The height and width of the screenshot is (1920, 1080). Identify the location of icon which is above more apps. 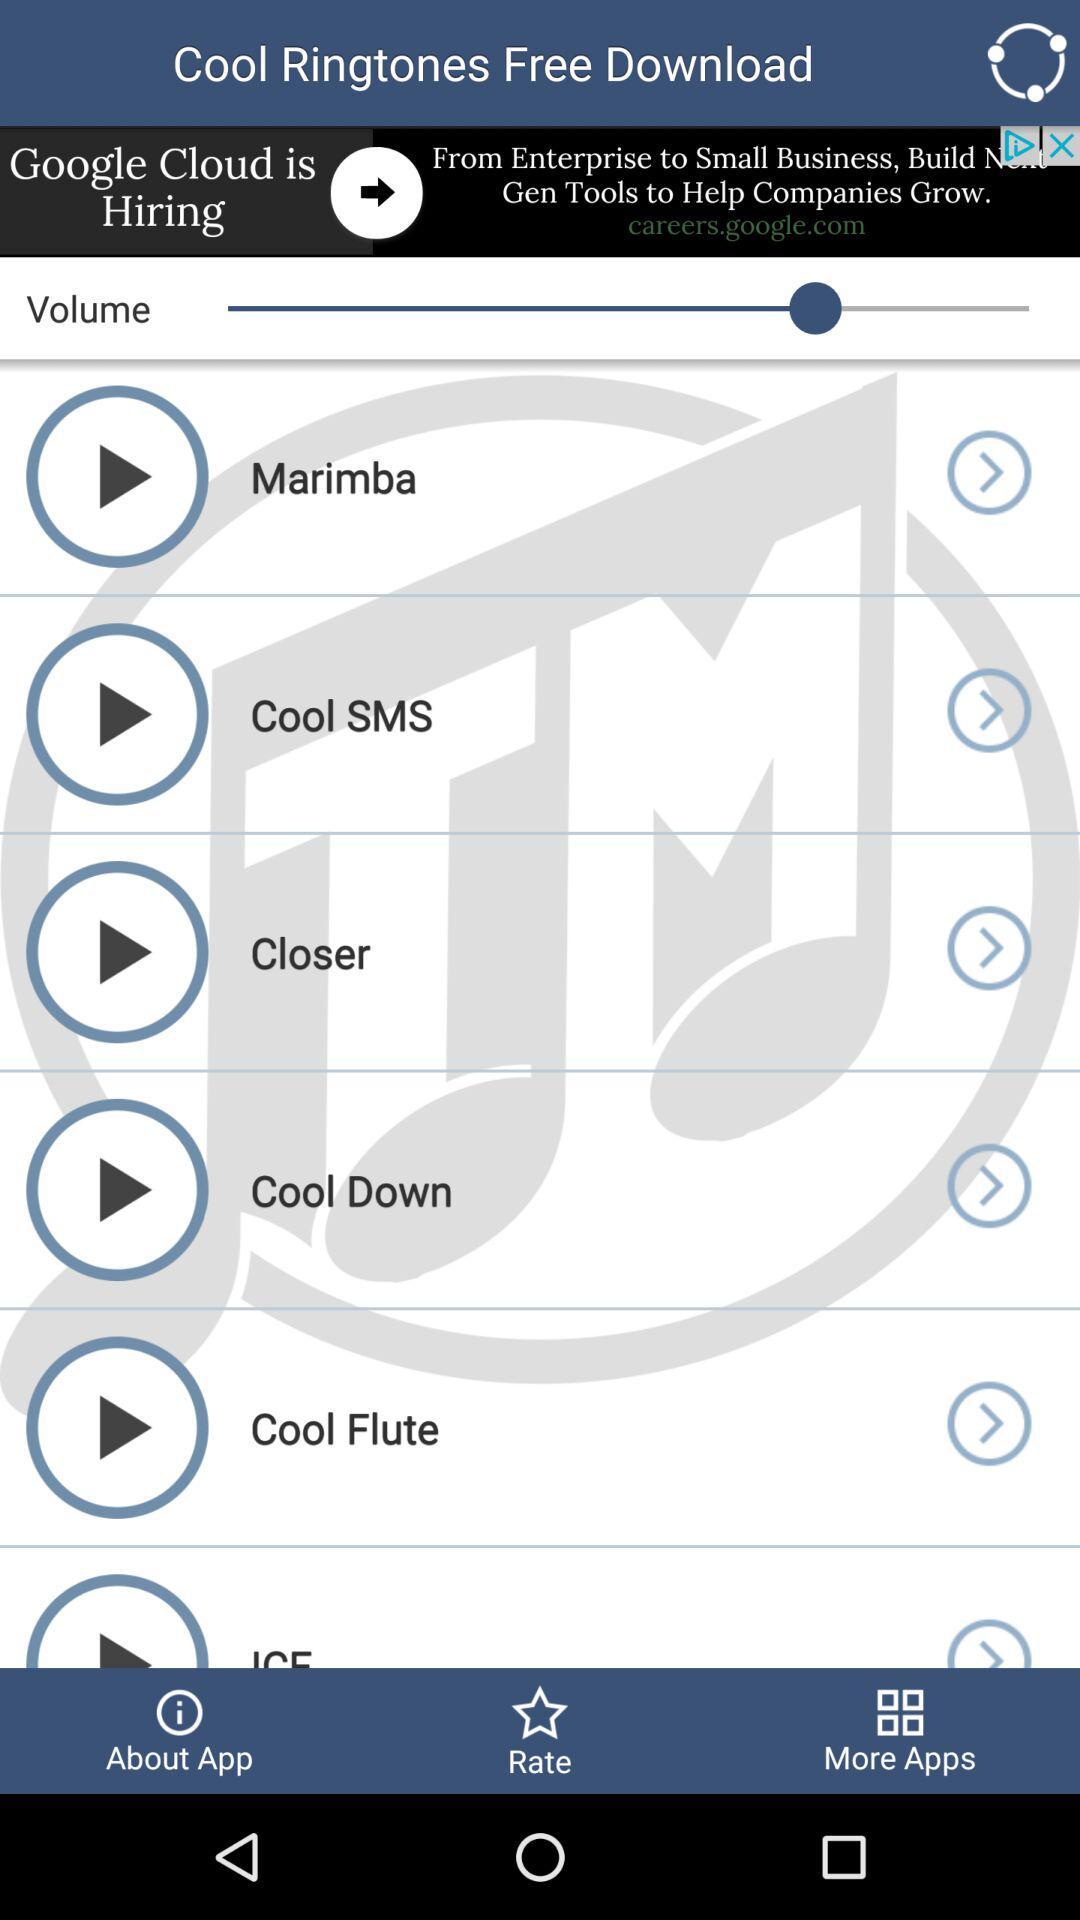
(986, 1608).